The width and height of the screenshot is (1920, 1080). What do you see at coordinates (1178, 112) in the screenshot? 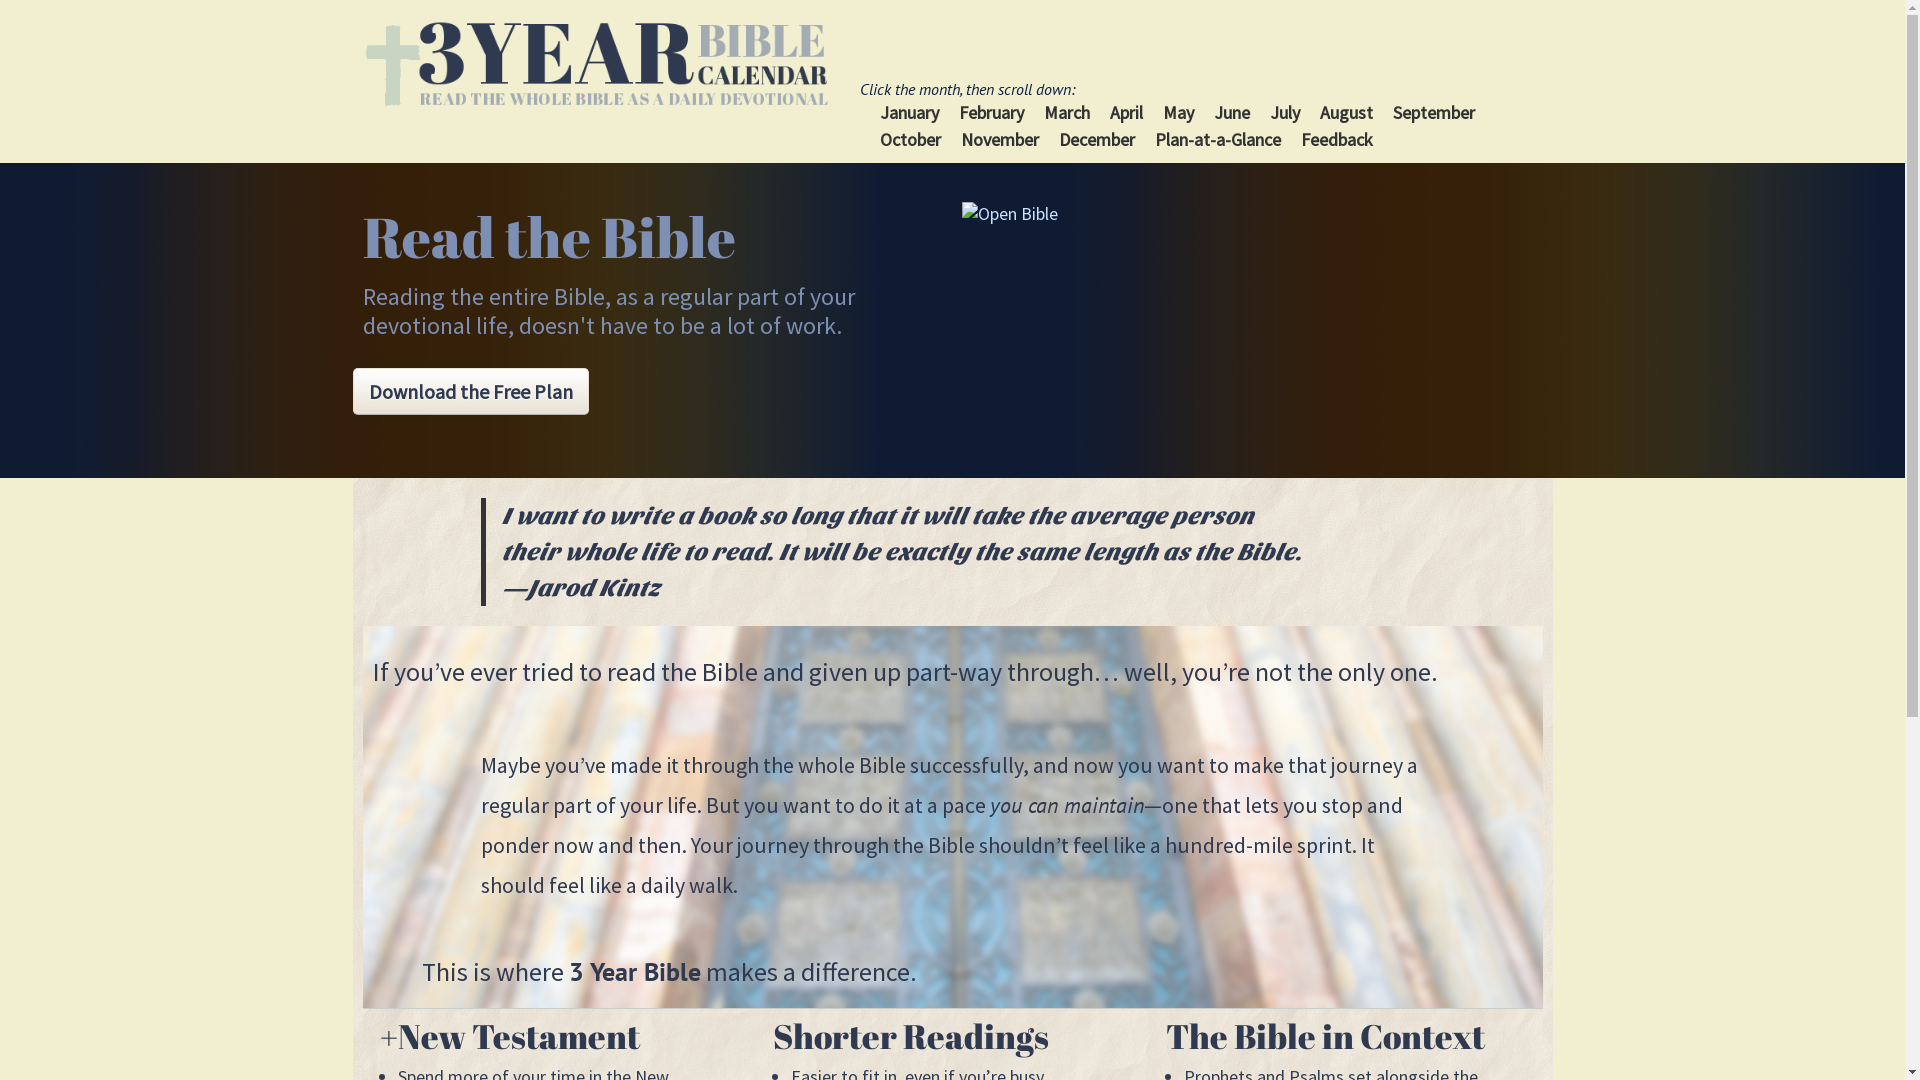
I see `'May'` at bounding box center [1178, 112].